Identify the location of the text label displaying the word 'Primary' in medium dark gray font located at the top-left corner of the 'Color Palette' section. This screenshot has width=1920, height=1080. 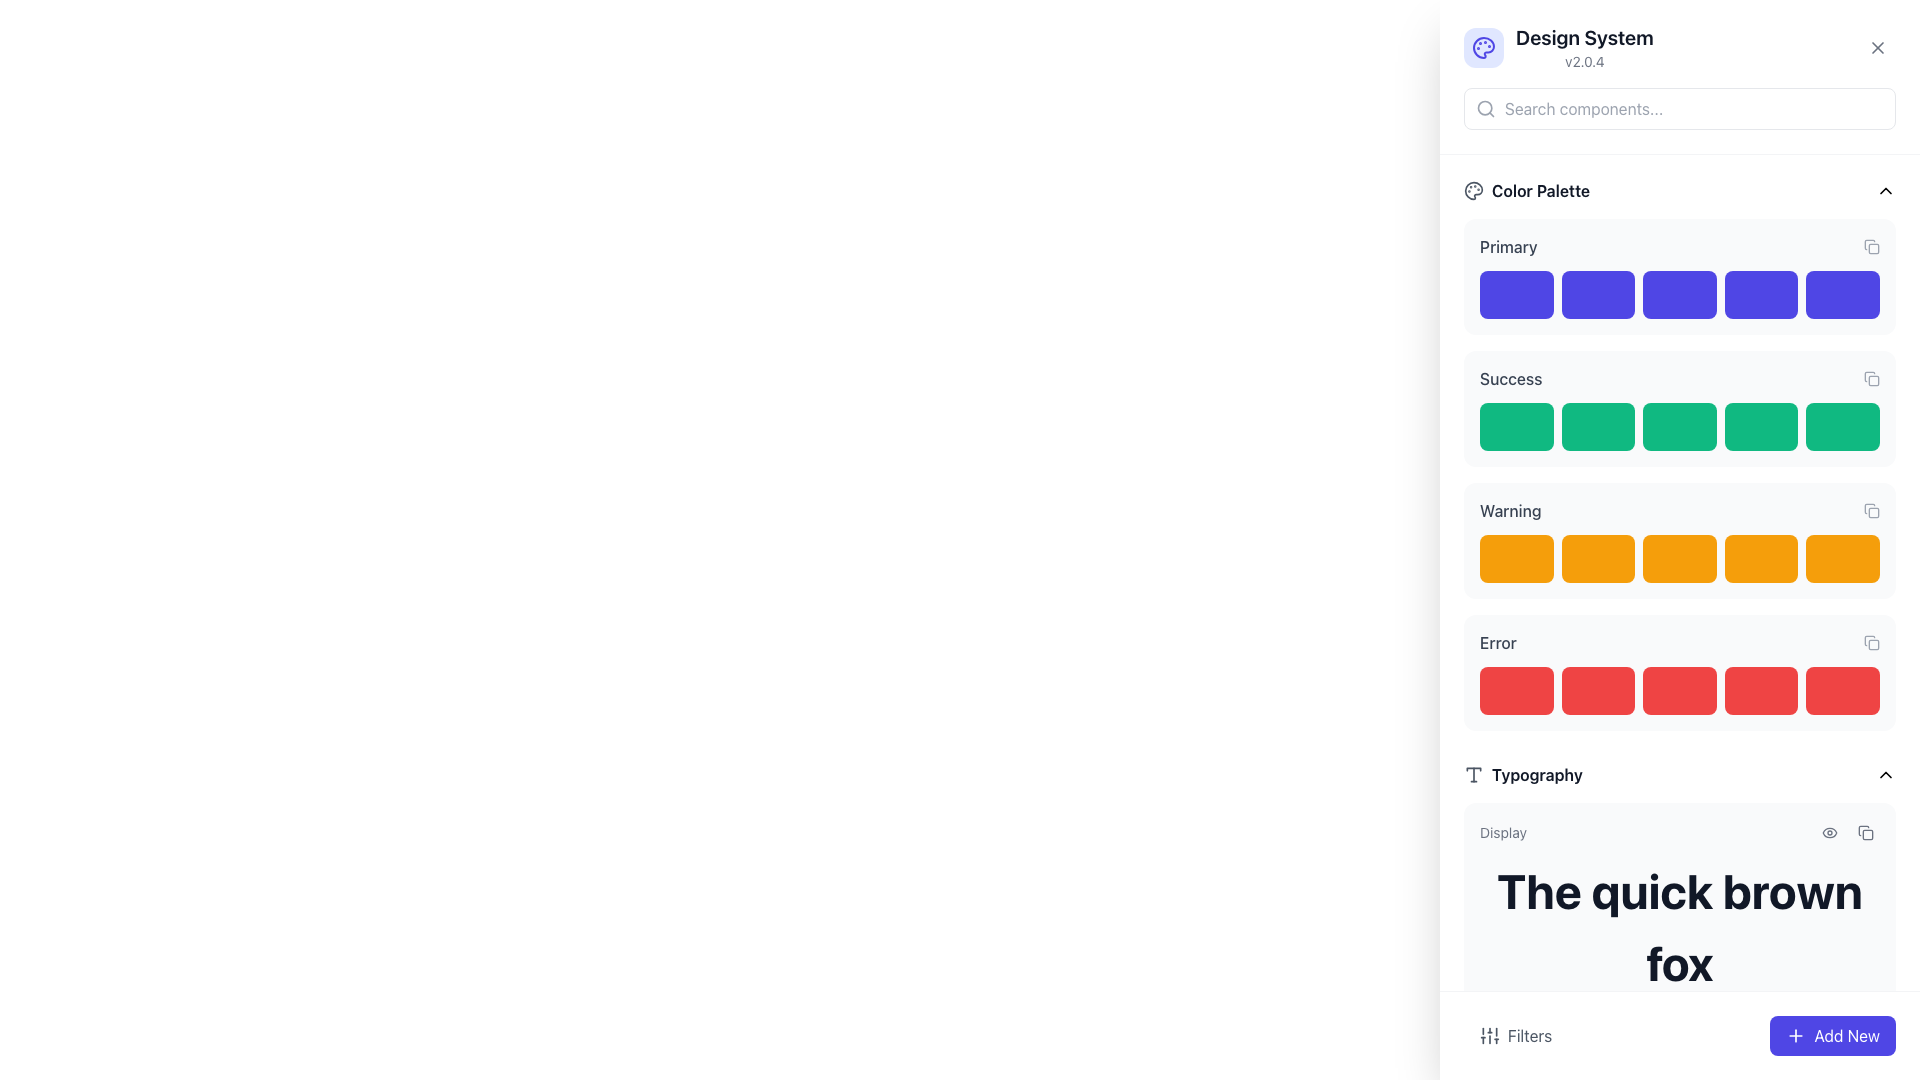
(1508, 245).